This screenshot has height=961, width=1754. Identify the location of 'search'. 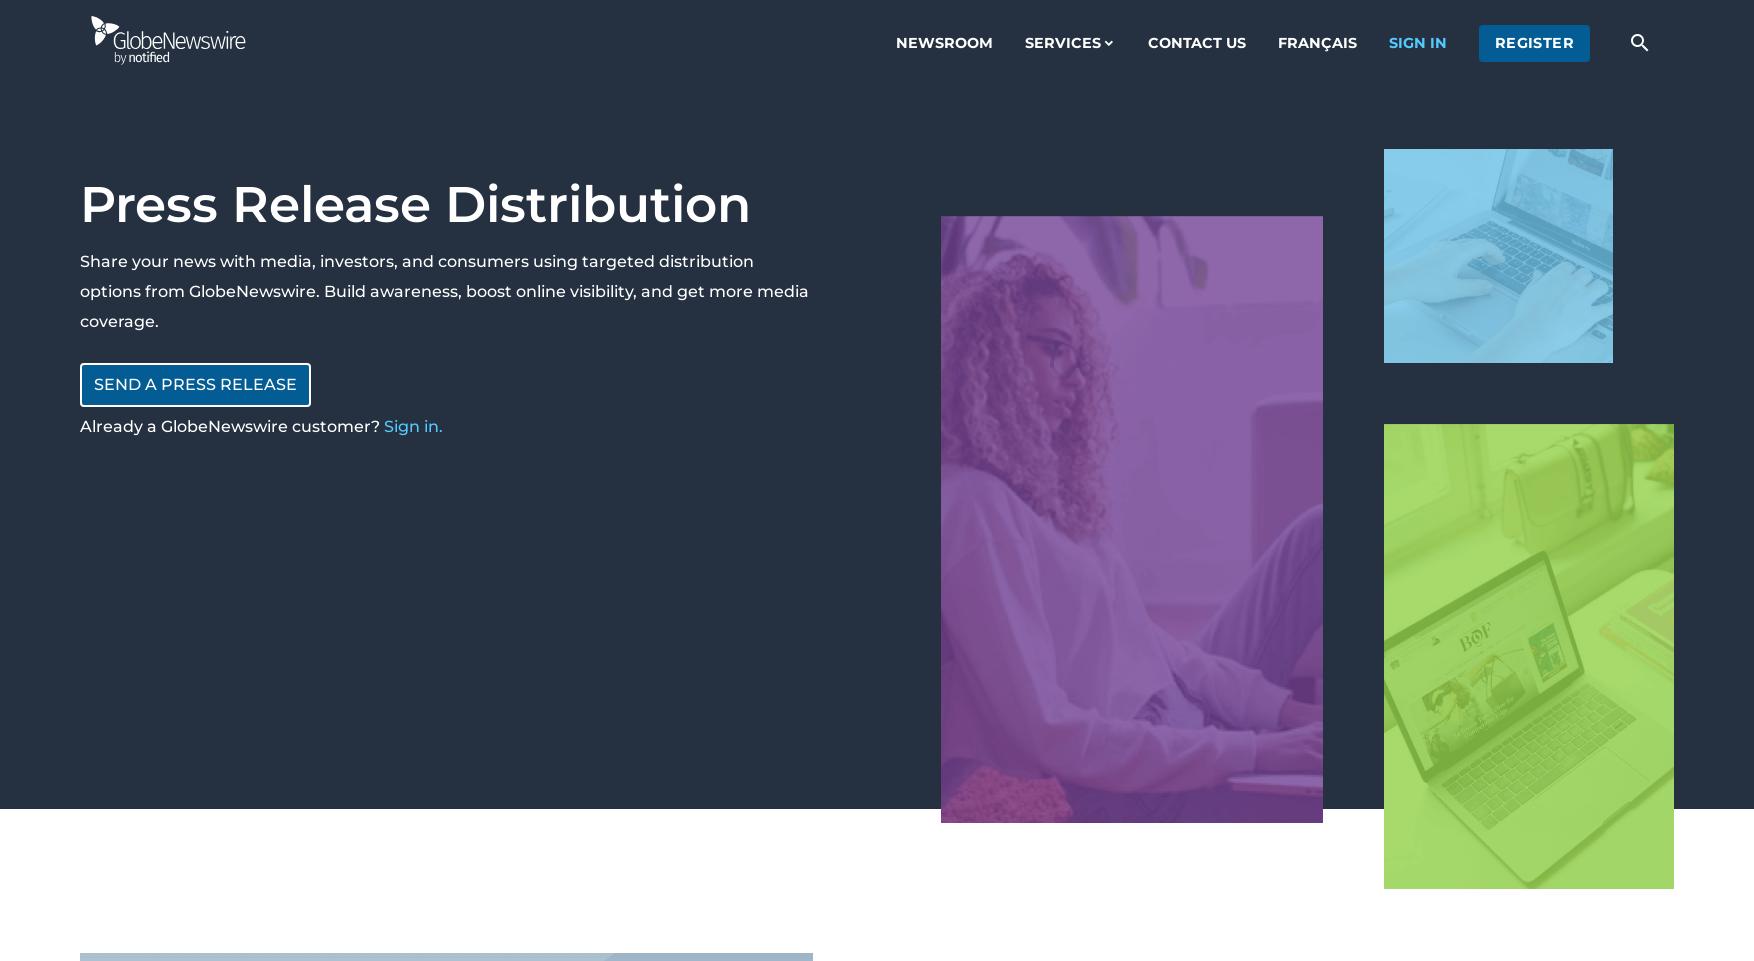
(1639, 40).